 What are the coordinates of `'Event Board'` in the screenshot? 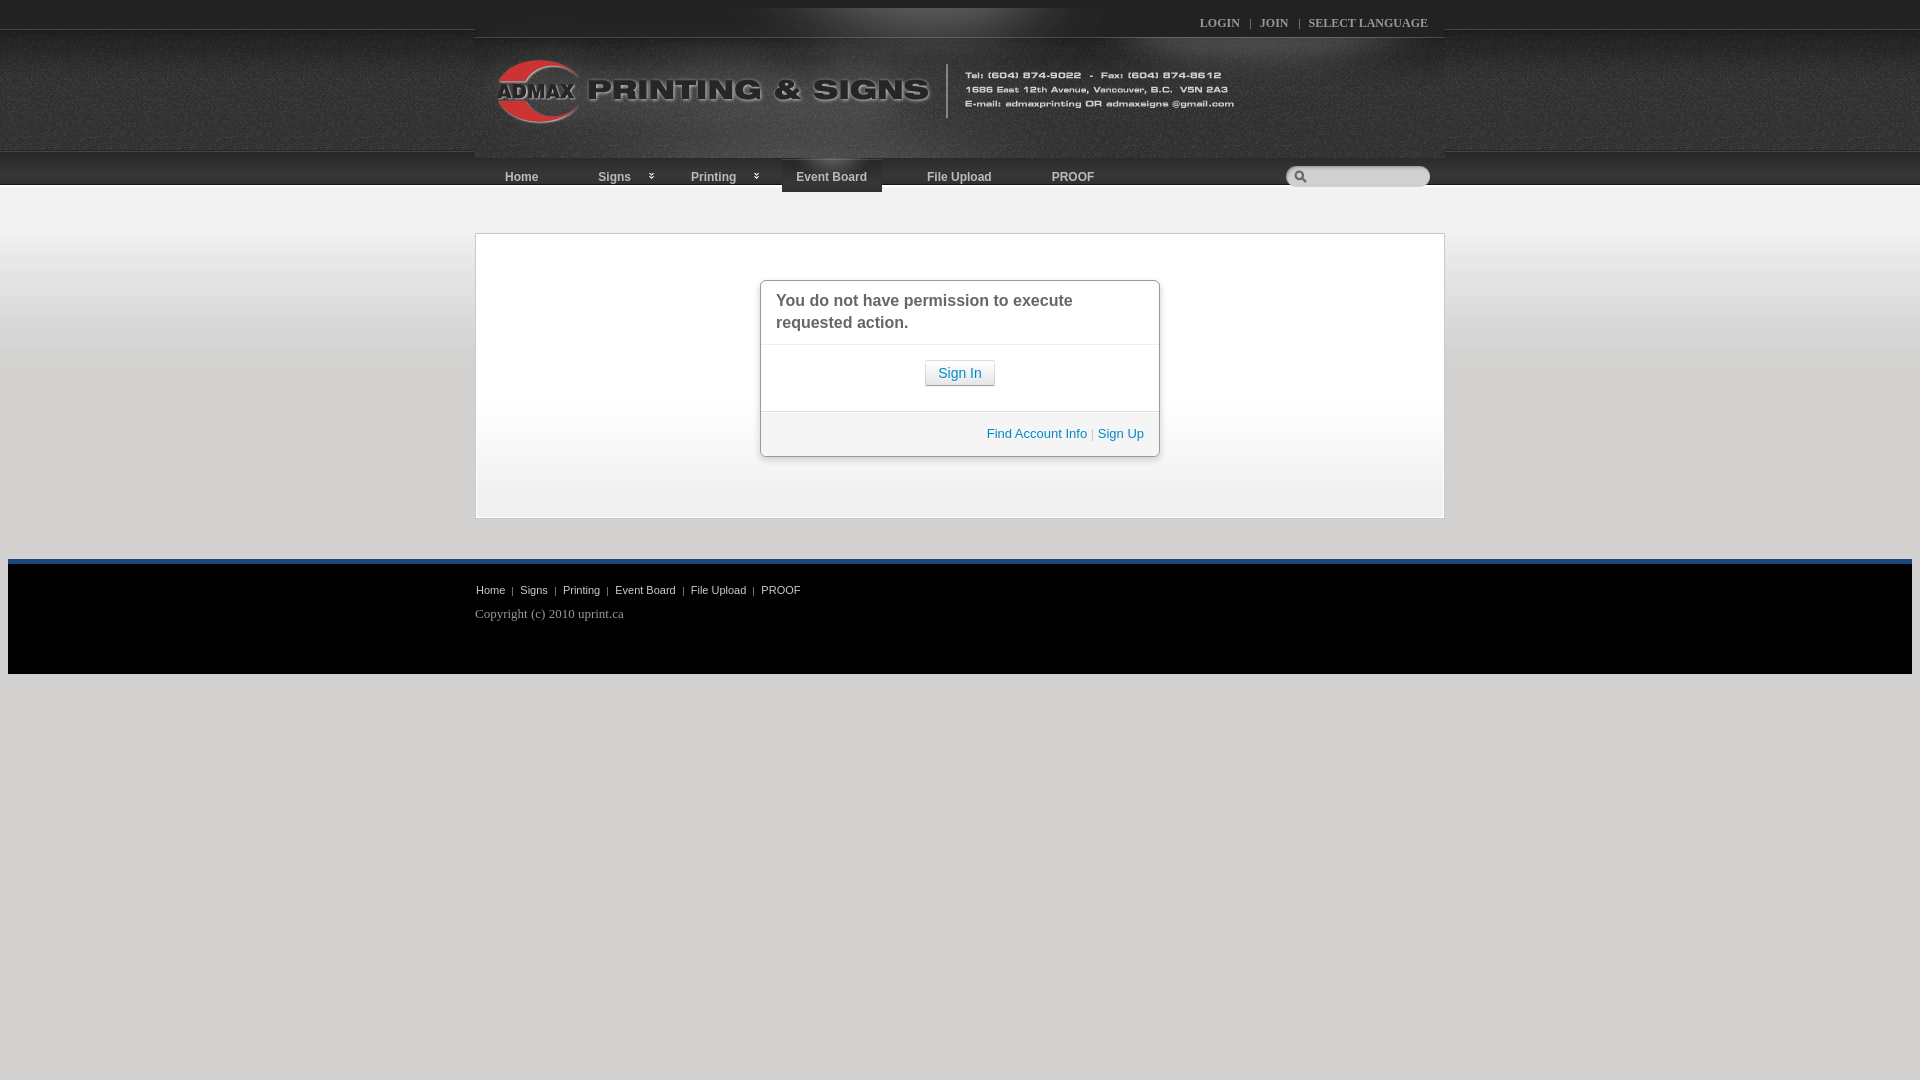 It's located at (831, 173).